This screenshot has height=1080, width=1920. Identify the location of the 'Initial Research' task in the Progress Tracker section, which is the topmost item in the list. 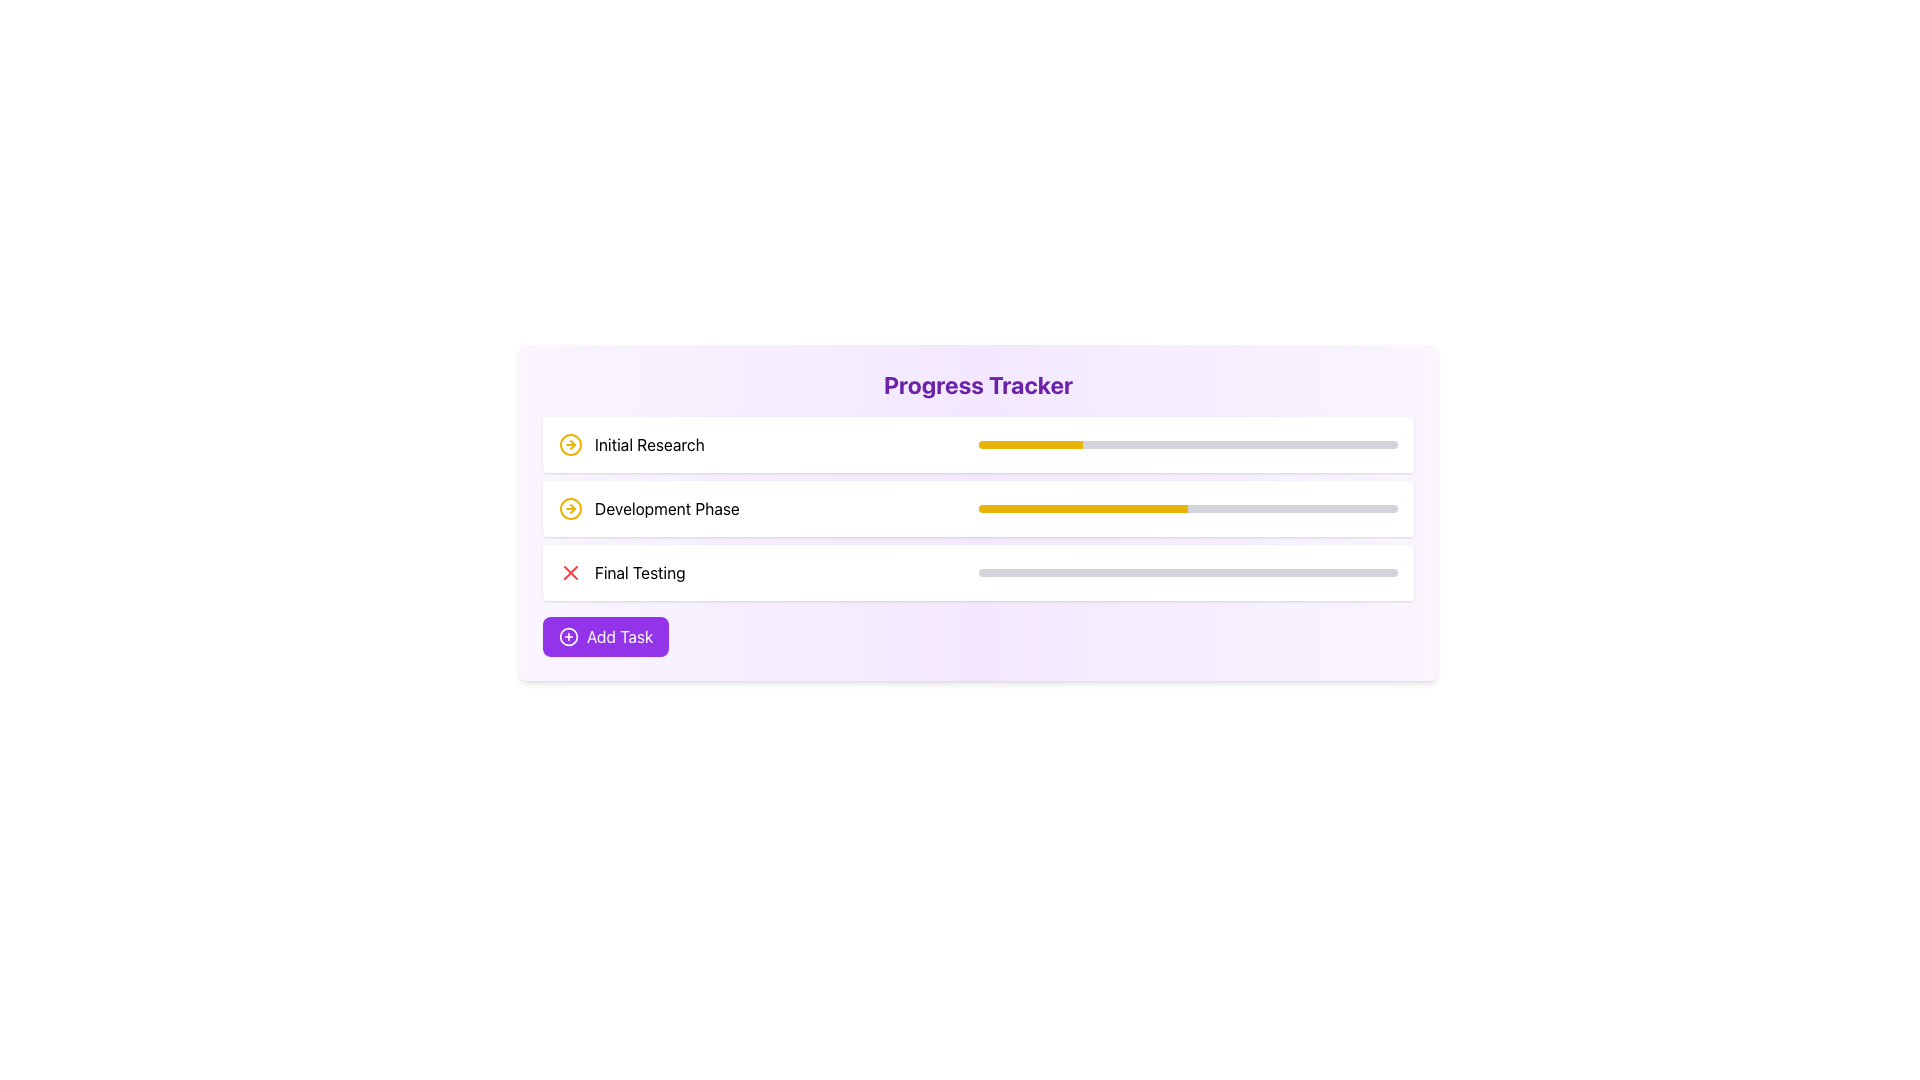
(630, 443).